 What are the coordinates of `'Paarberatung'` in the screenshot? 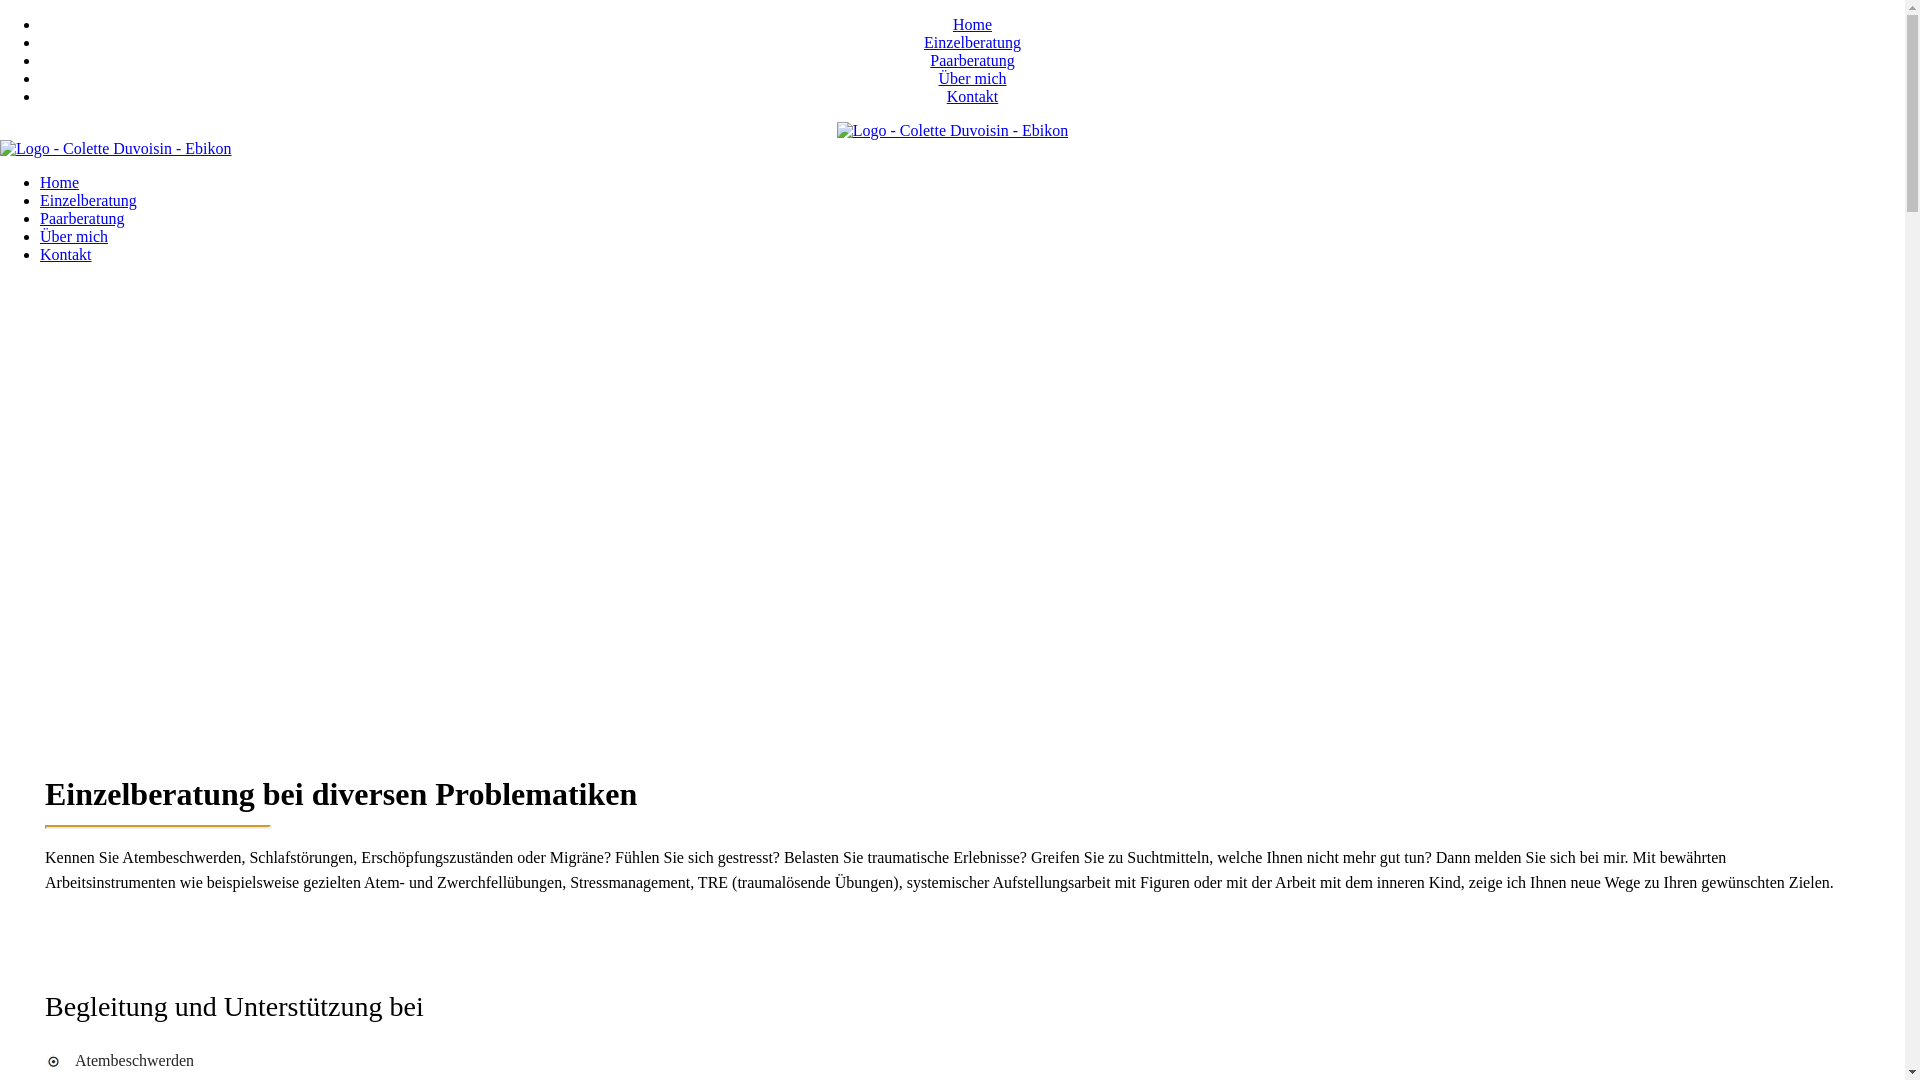 It's located at (80, 218).